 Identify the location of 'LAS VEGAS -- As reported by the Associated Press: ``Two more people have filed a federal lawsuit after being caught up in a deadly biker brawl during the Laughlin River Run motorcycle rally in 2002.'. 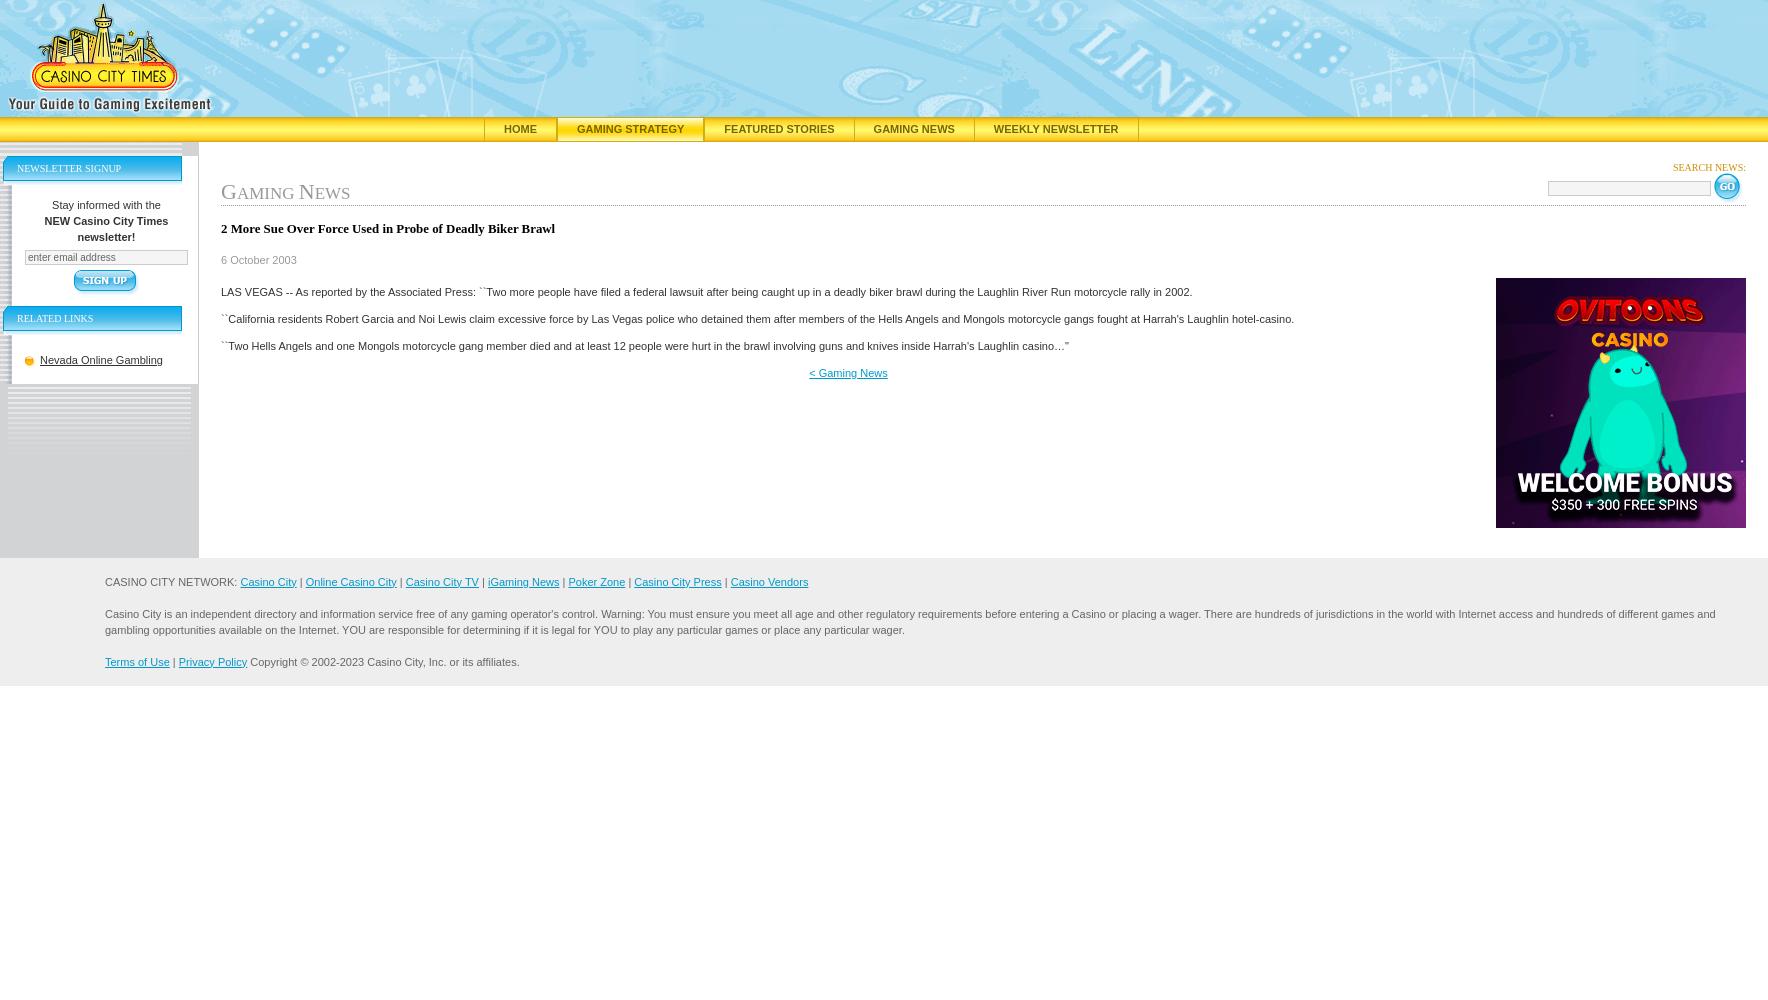
(220, 291).